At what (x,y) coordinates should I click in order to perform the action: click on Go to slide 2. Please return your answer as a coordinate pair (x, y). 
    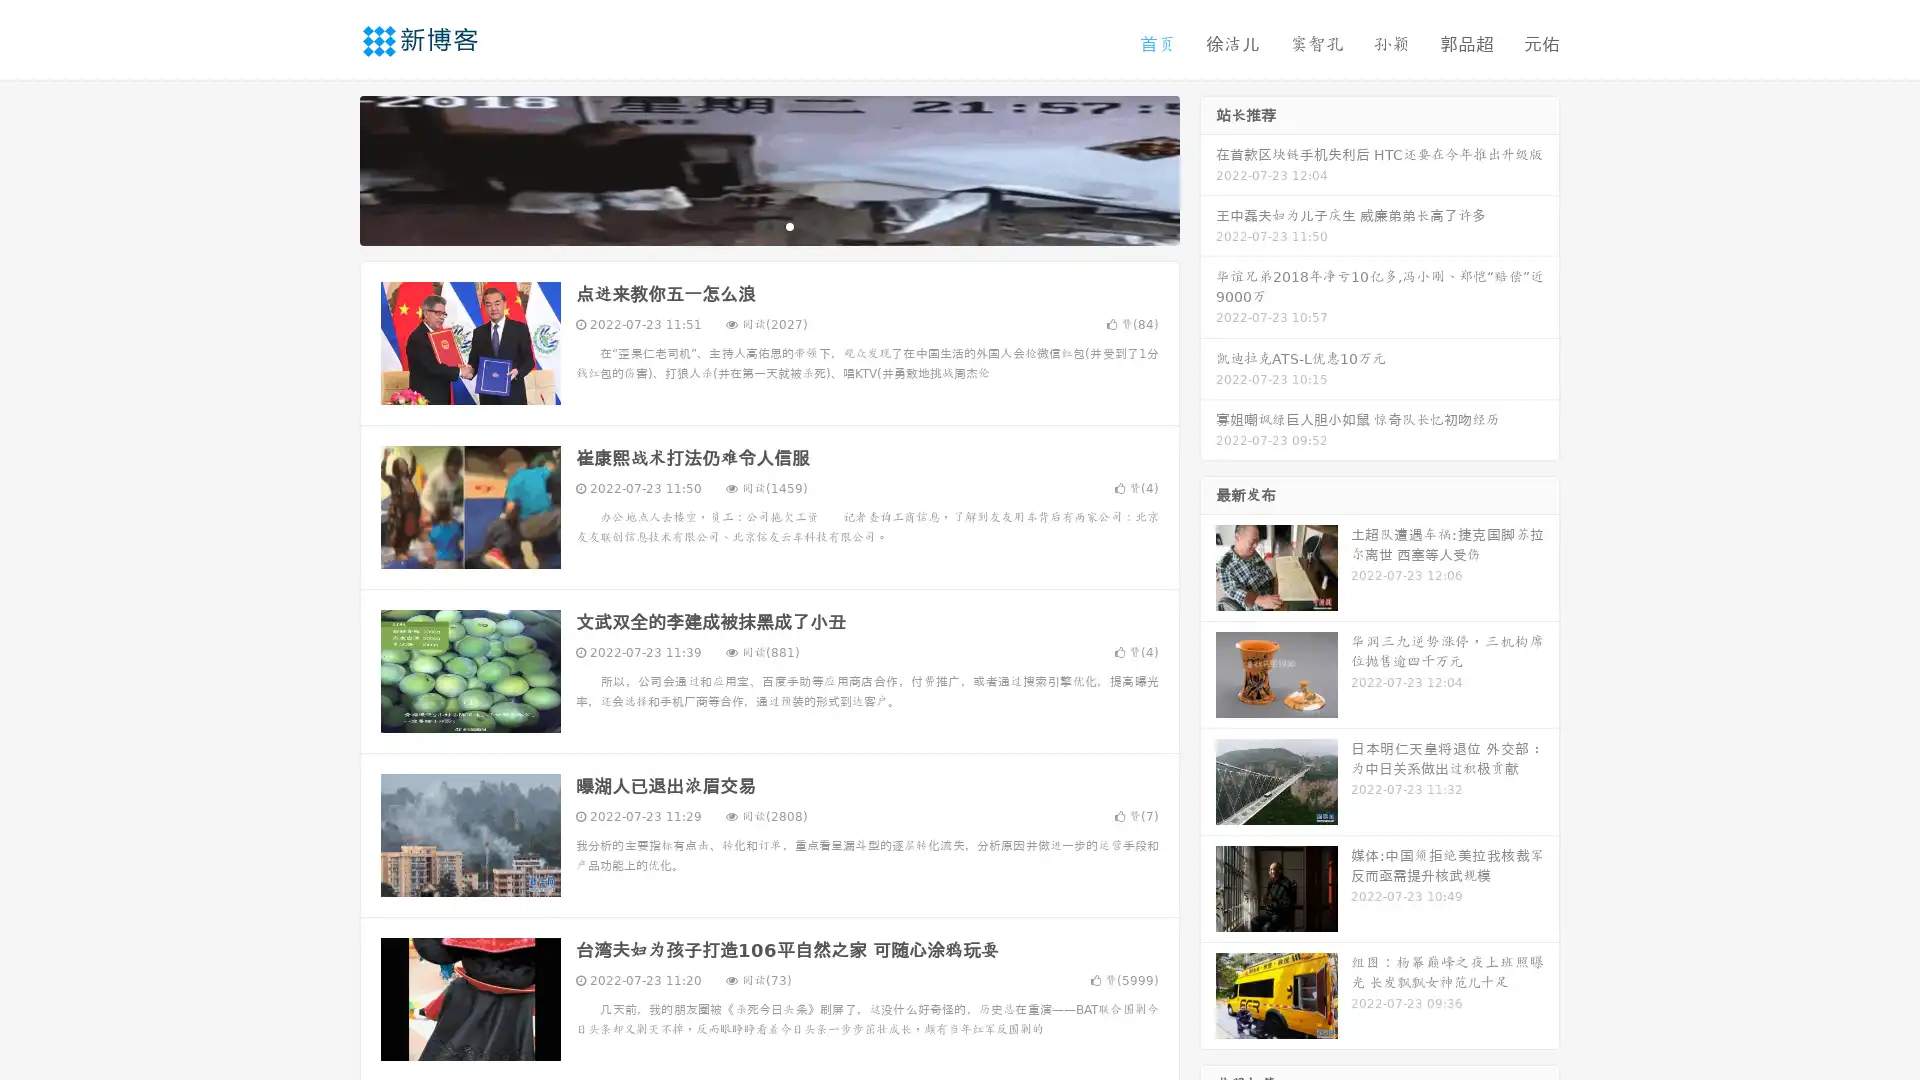
    Looking at the image, I should click on (768, 225).